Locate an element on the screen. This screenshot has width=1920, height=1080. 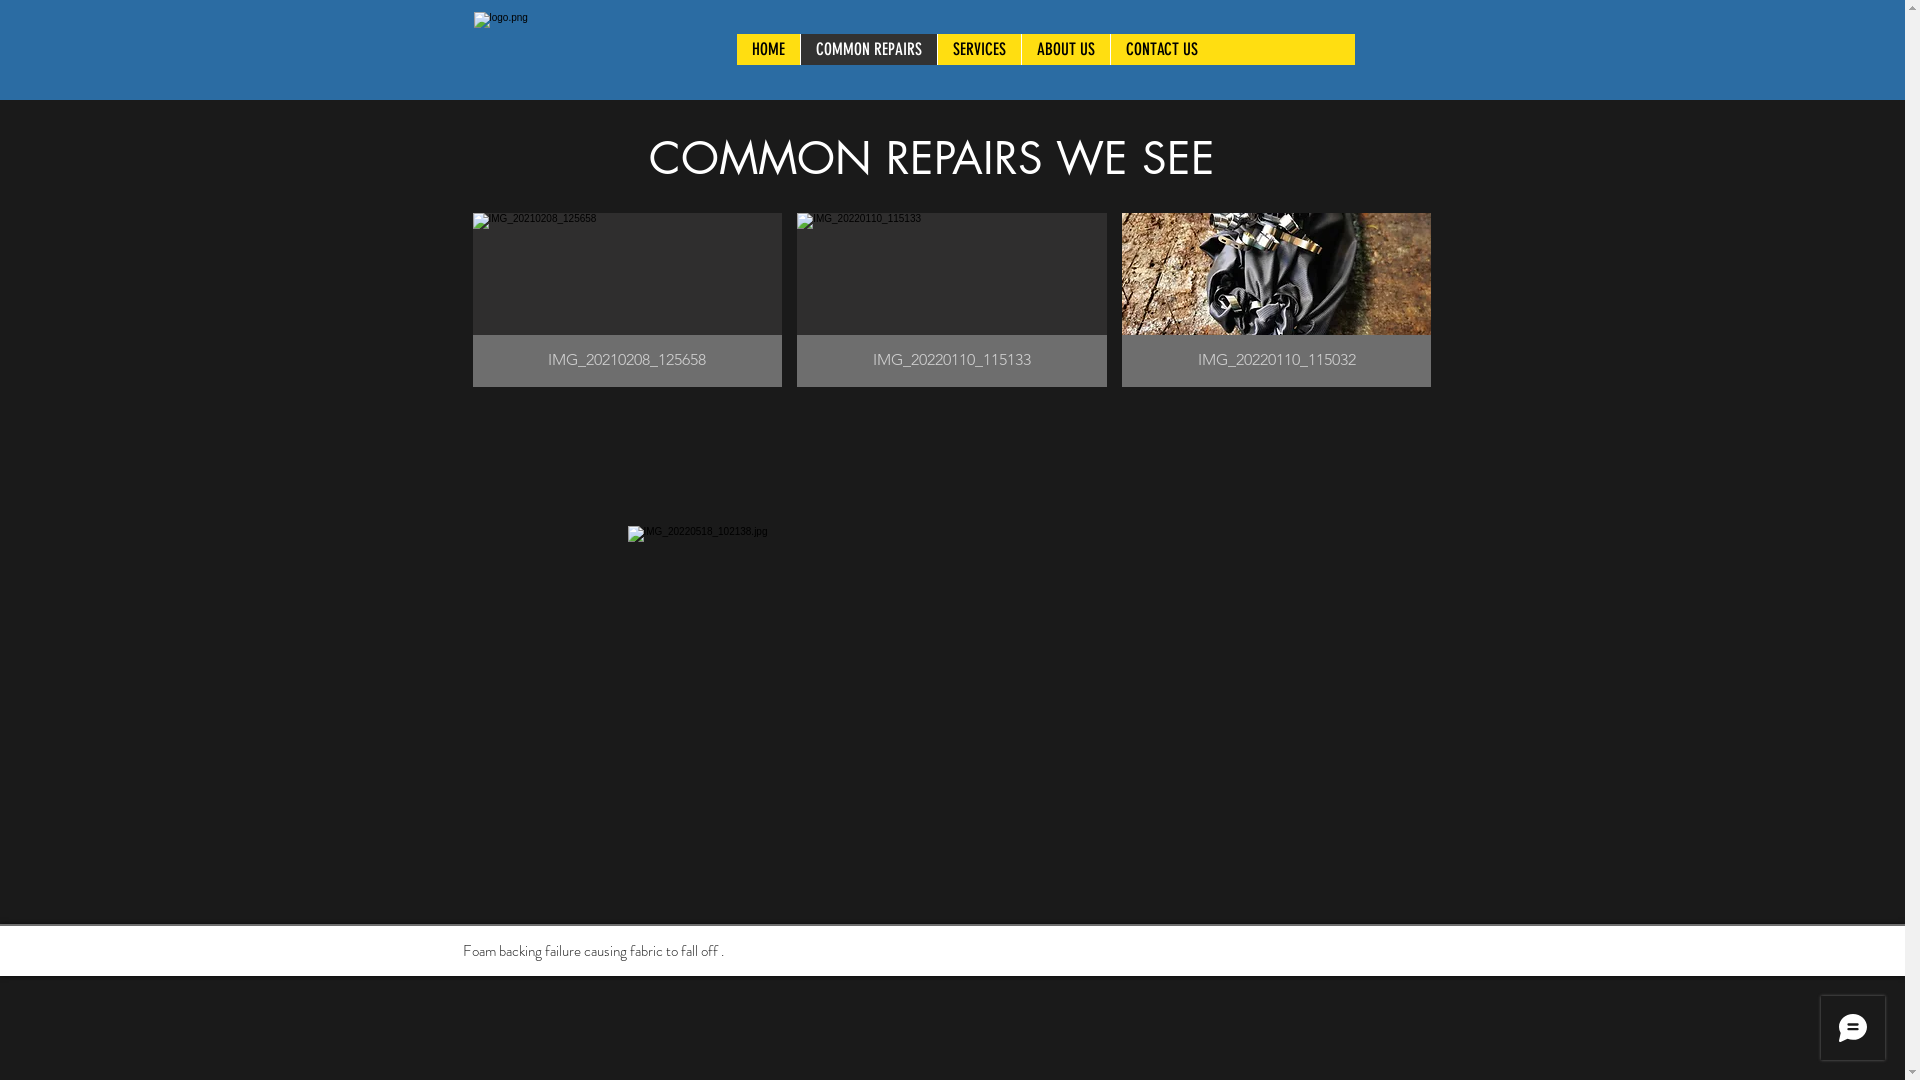
'COMMON REPAIRS' is located at coordinates (868, 48).